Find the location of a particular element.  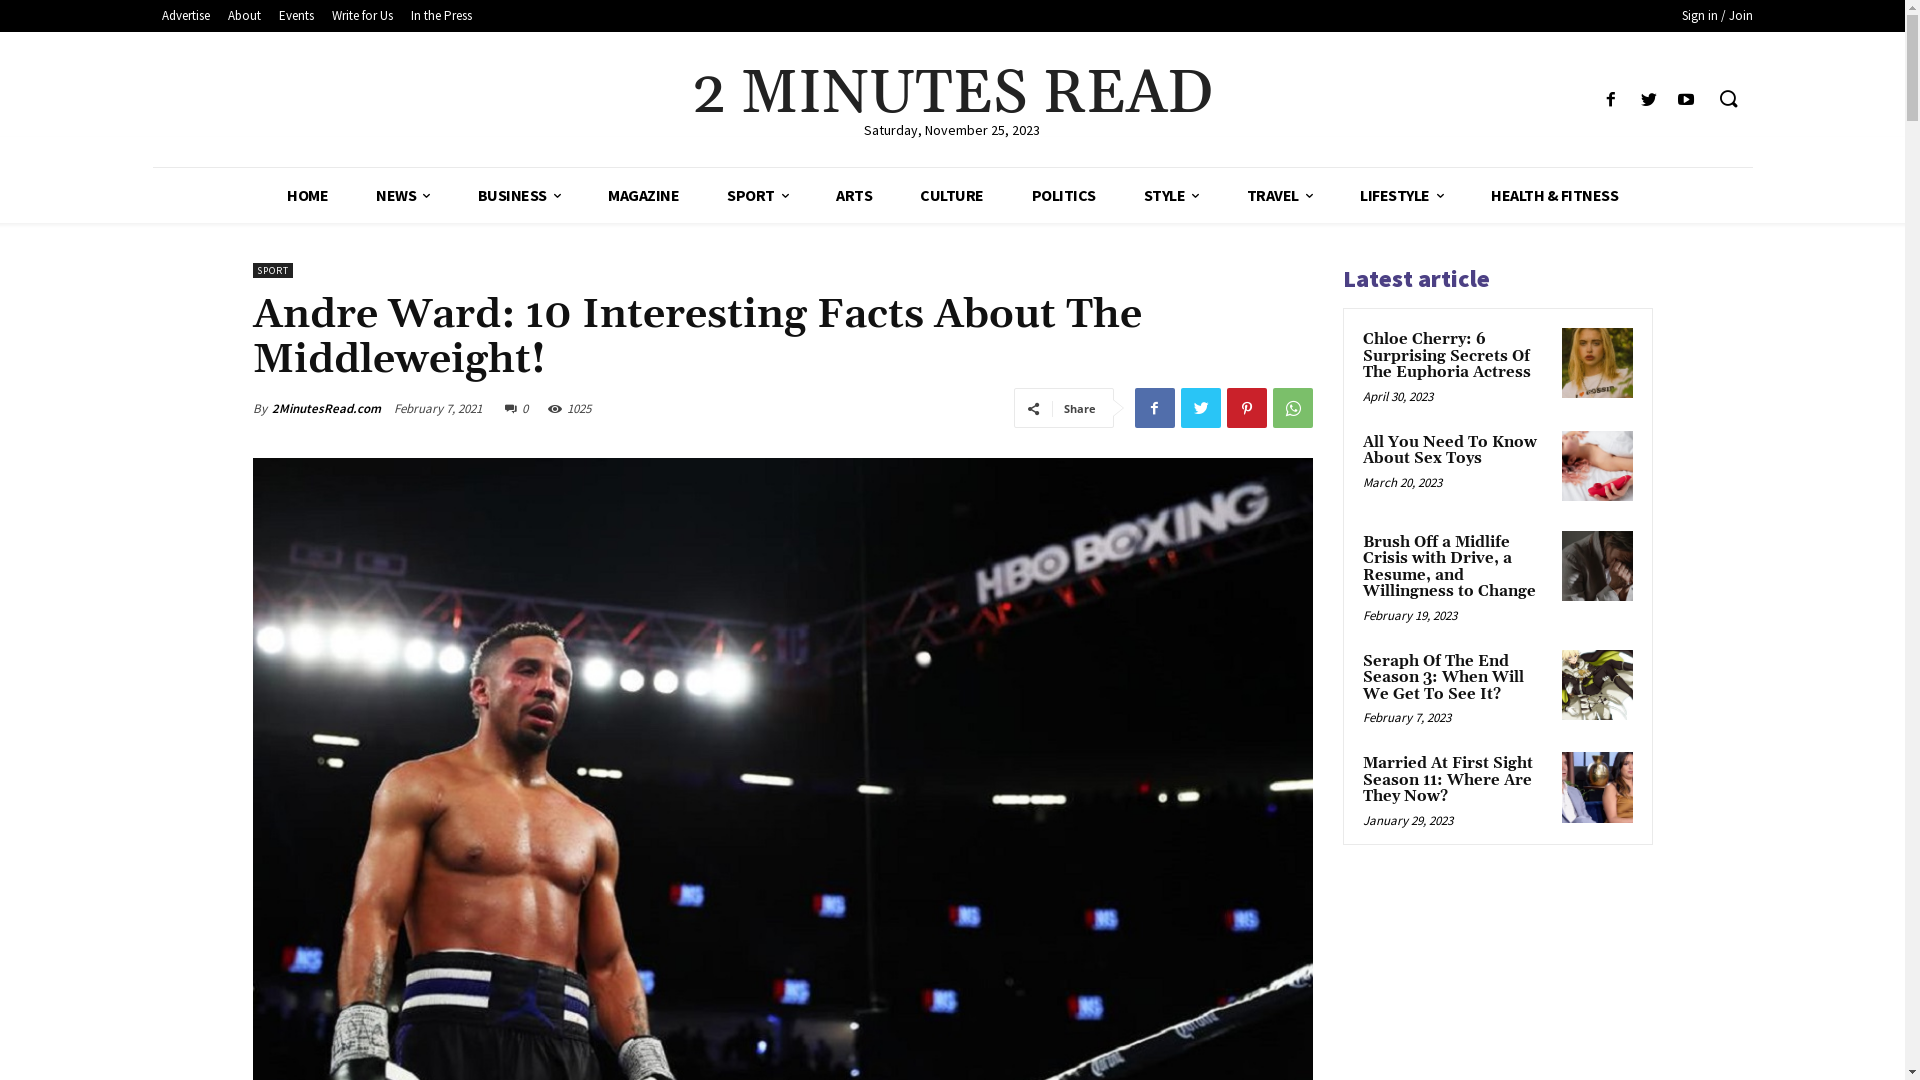

'STYLE' is located at coordinates (1171, 195).